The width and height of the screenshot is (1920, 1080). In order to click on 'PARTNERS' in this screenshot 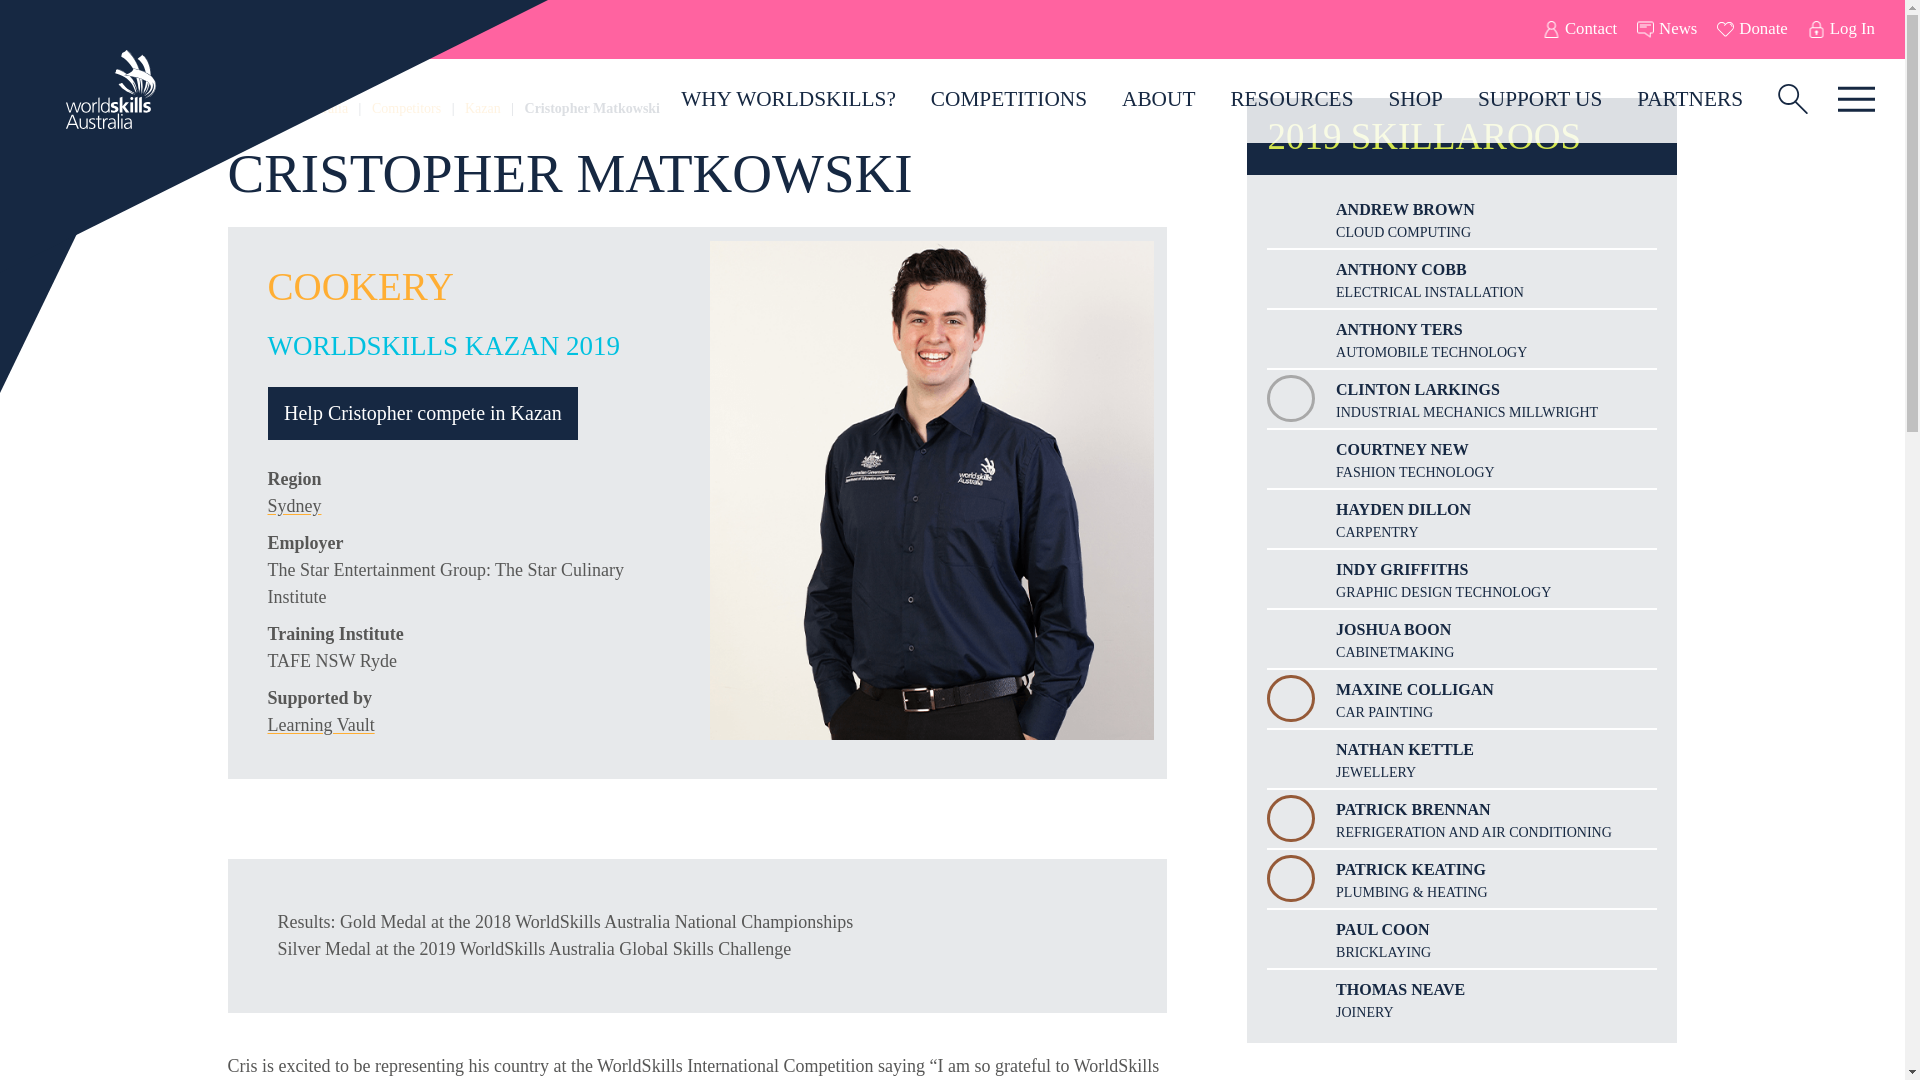, I will do `click(1689, 99)`.